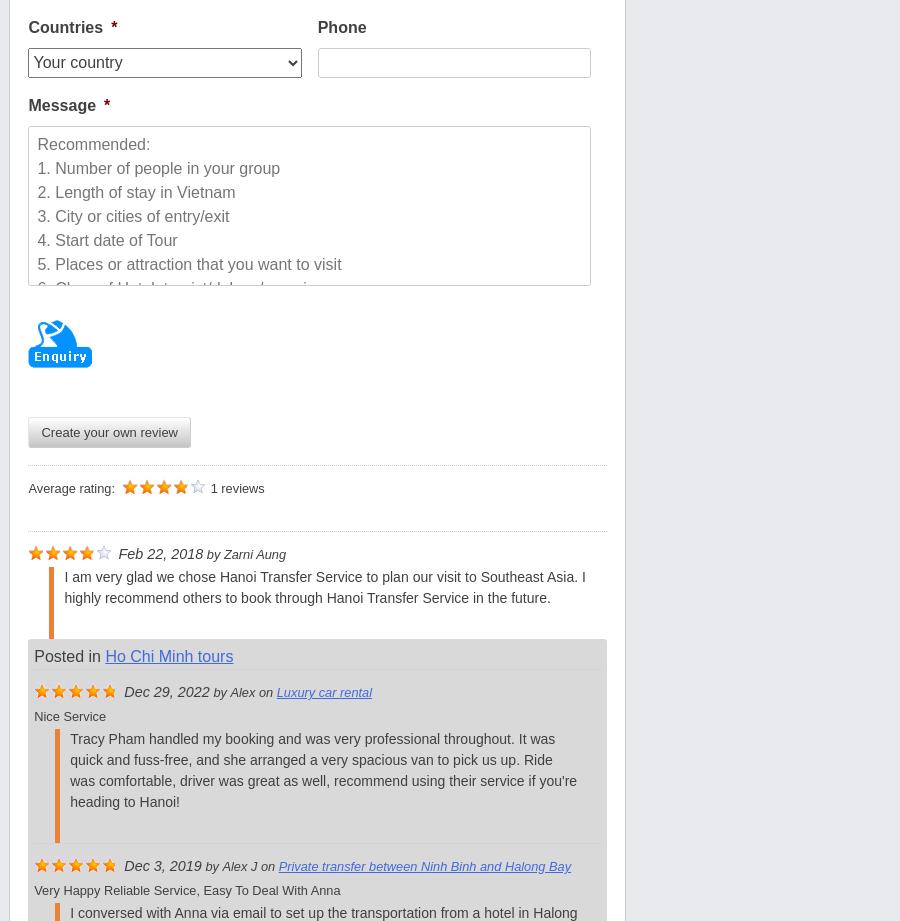 Image resolution: width=900 pixels, height=921 pixels. Describe the element at coordinates (108, 431) in the screenshot. I see `'Create your own review'` at that location.